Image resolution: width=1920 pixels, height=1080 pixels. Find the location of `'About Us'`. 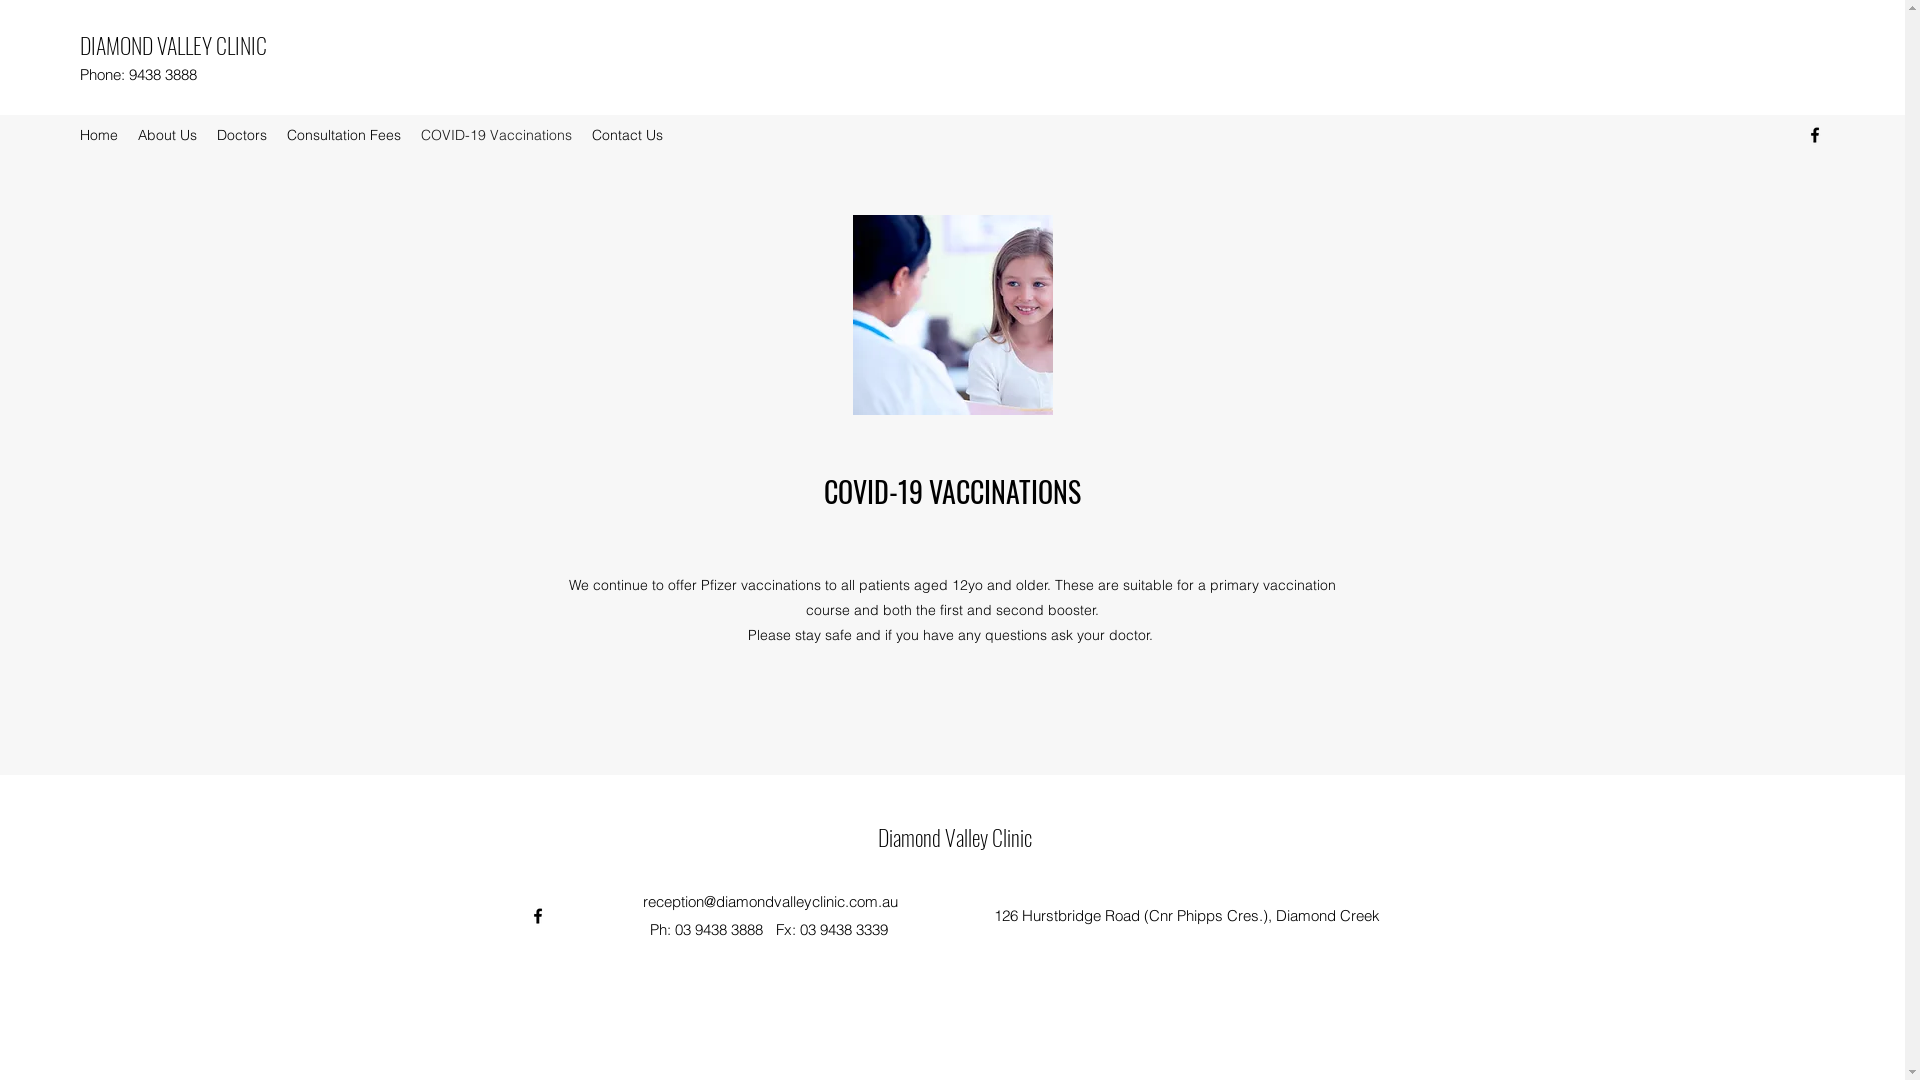

'About Us' is located at coordinates (167, 135).